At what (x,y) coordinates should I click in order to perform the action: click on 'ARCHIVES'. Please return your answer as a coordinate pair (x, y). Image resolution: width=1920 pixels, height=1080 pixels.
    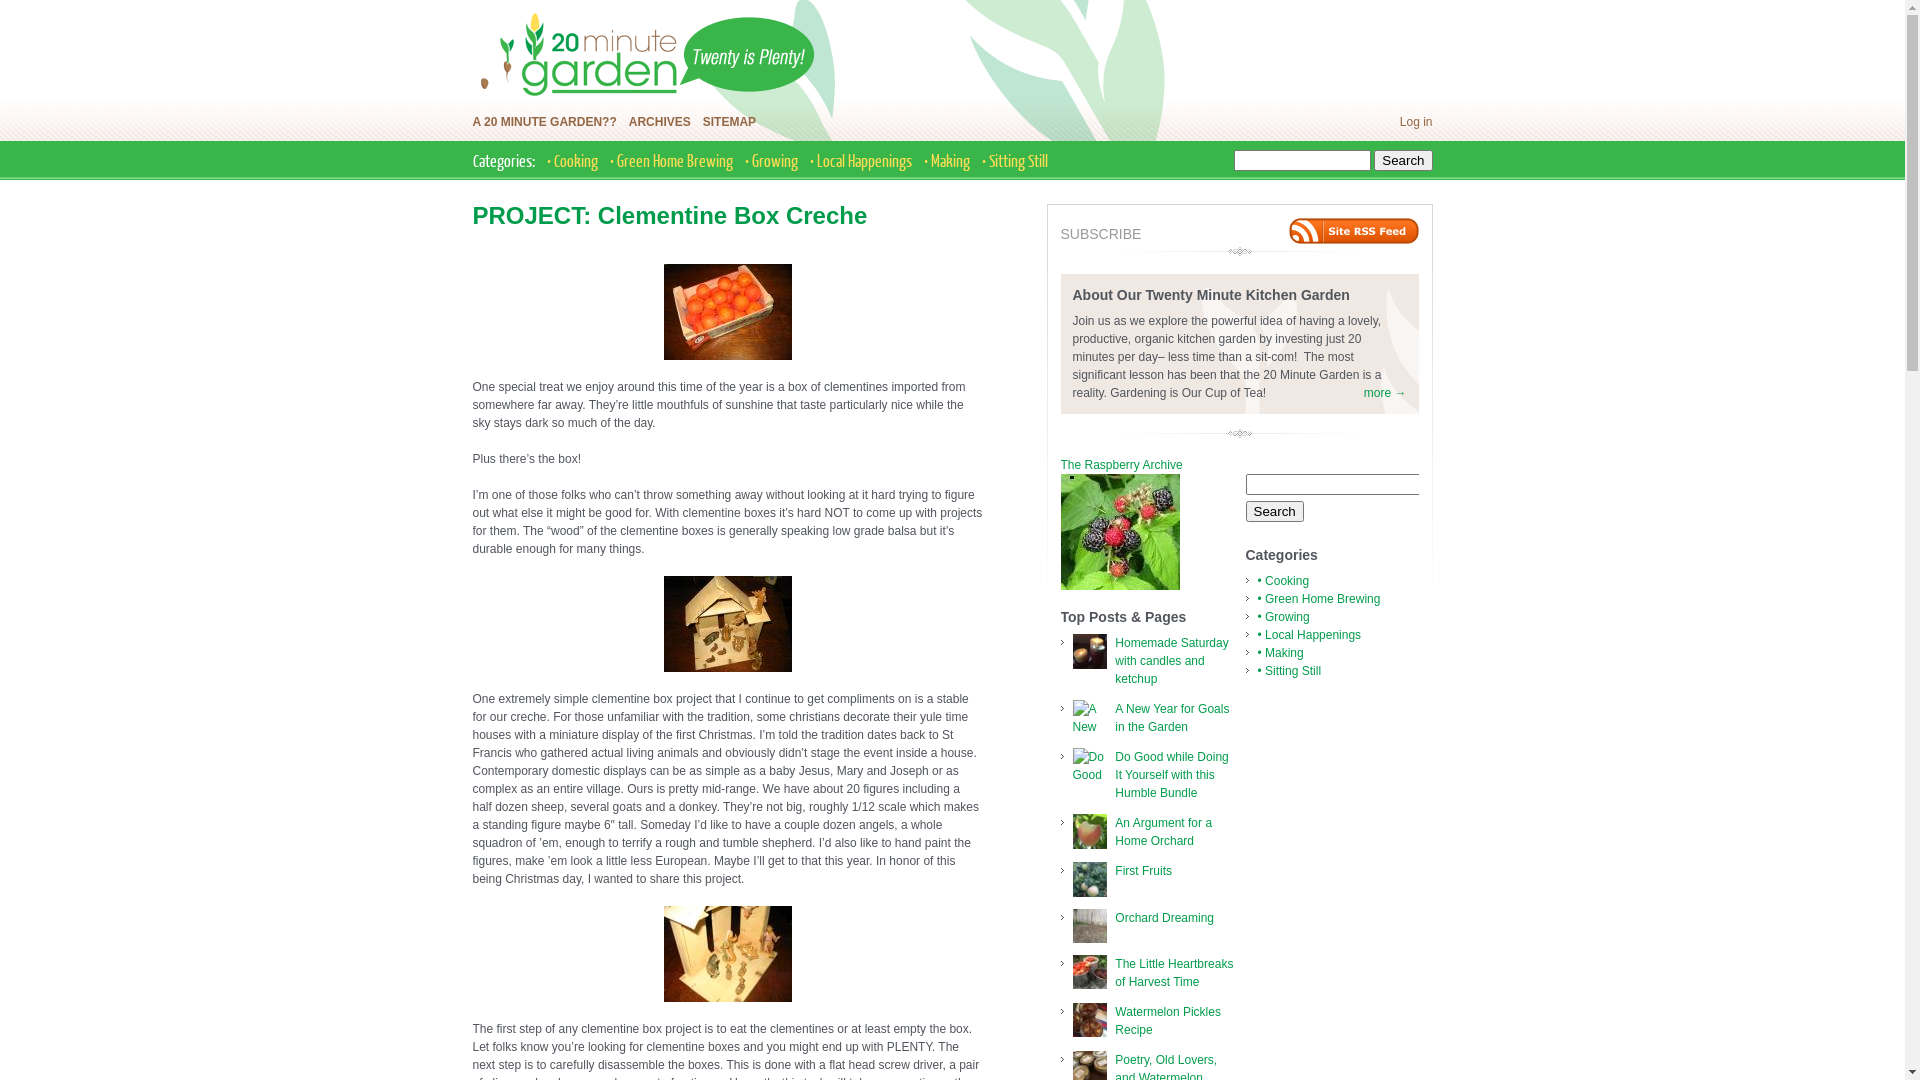
    Looking at the image, I should click on (627, 122).